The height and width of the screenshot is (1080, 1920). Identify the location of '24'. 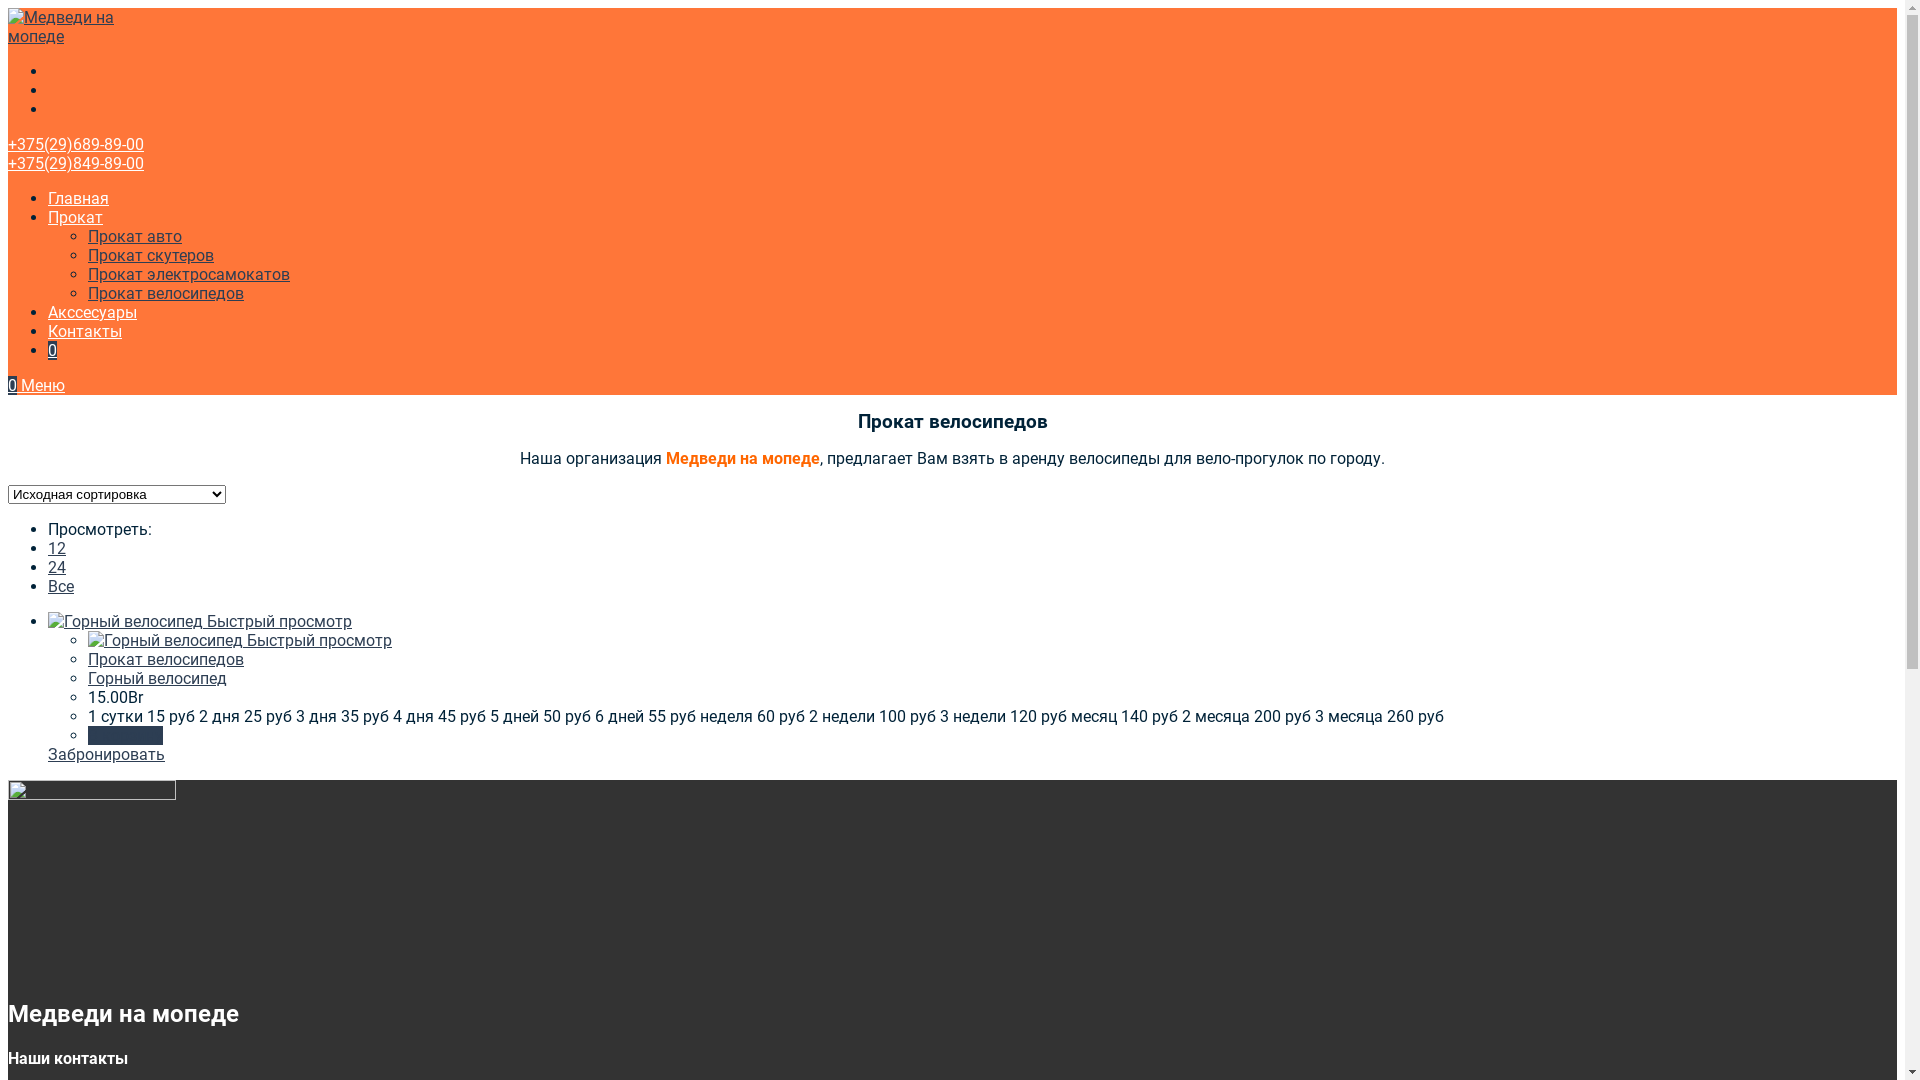
(48, 567).